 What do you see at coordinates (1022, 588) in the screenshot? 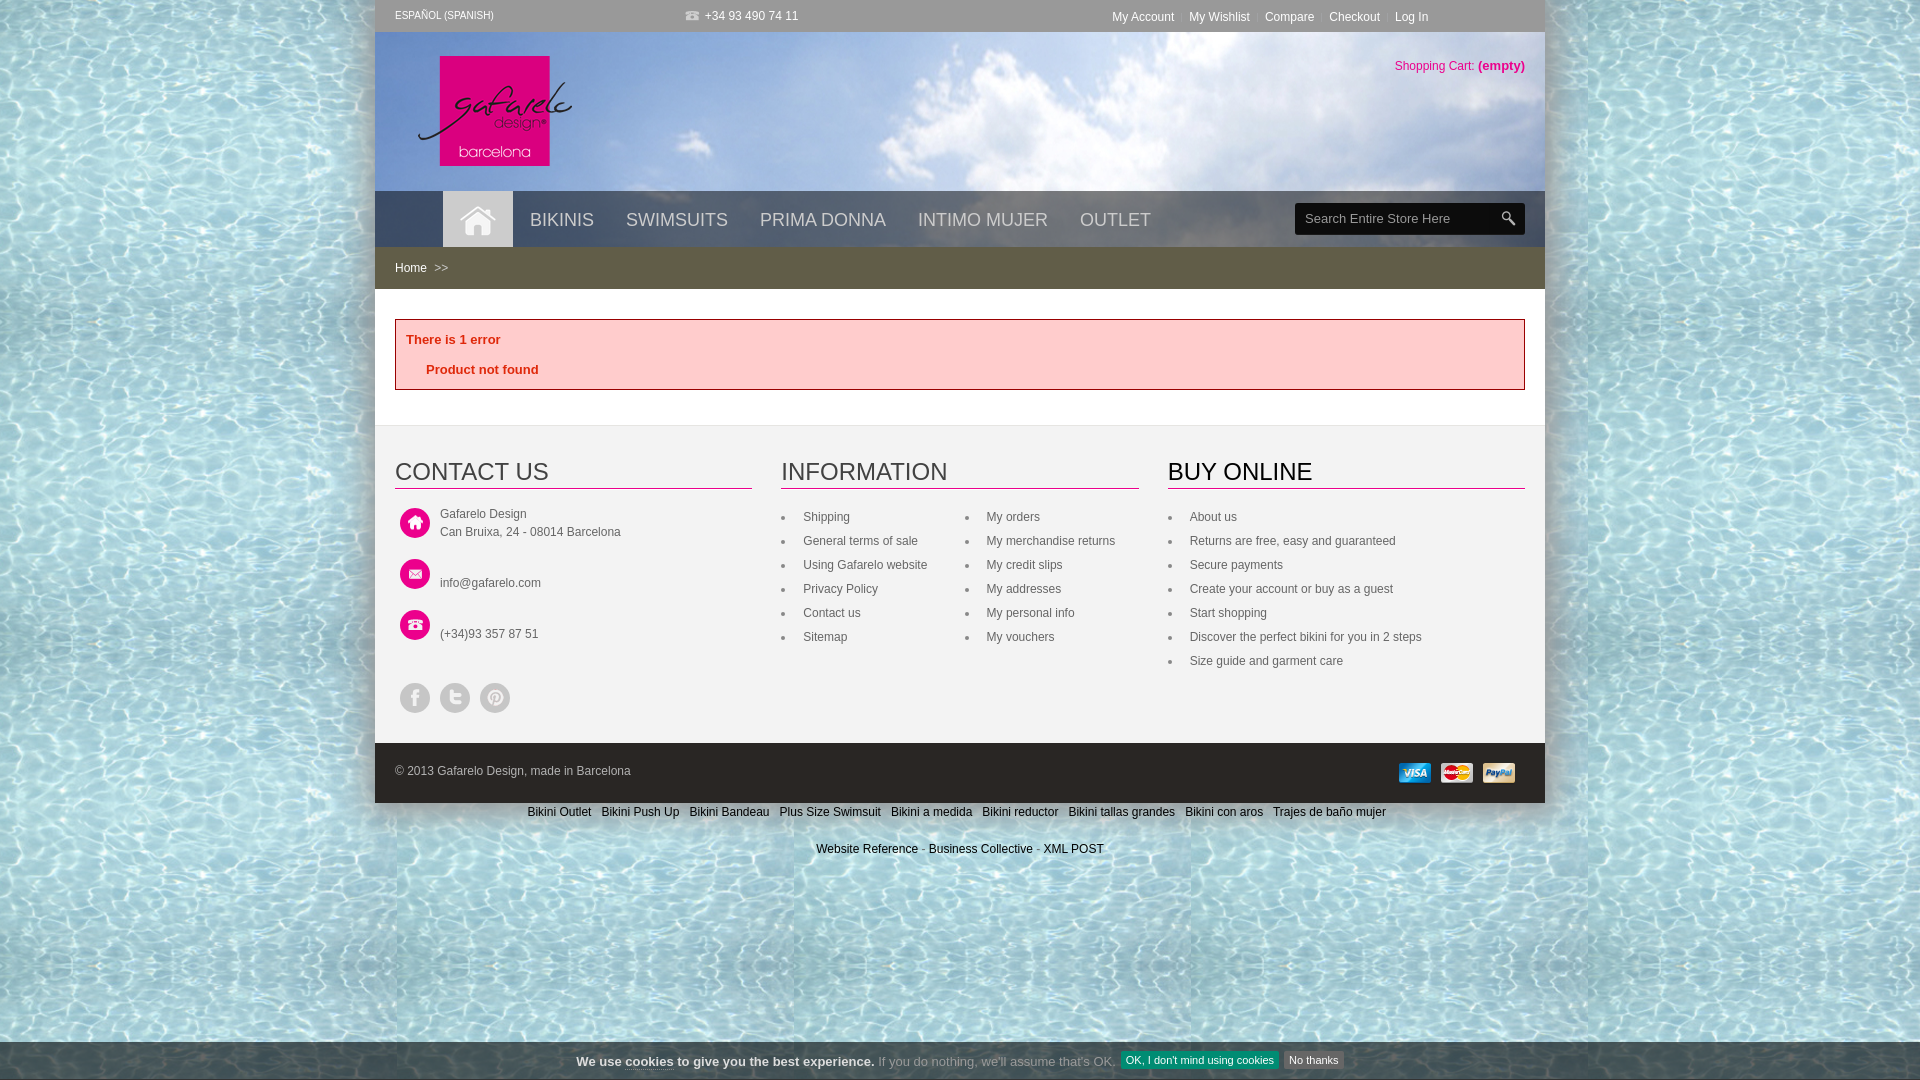
I see `'My addresses'` at bounding box center [1022, 588].